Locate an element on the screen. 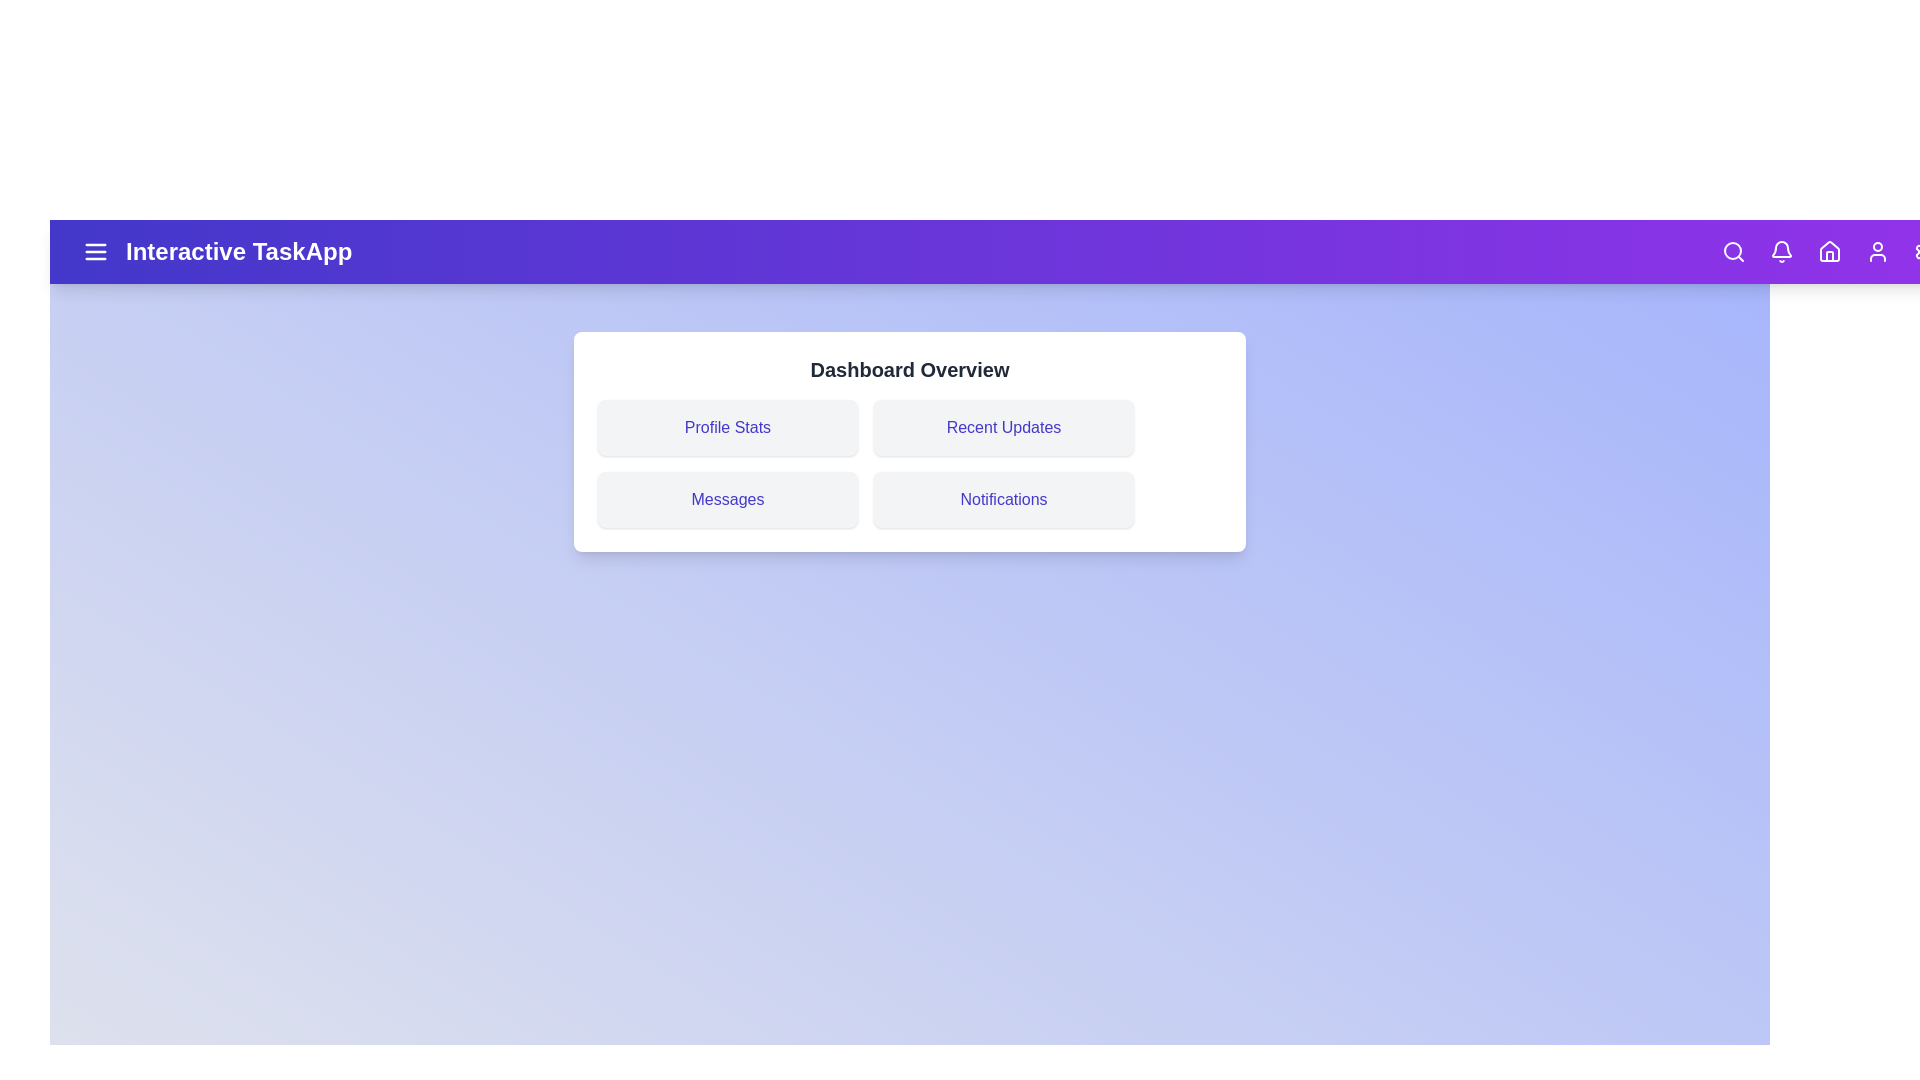 Image resolution: width=1920 pixels, height=1080 pixels. the menu icon to toggle the side menu is located at coordinates (95, 250).